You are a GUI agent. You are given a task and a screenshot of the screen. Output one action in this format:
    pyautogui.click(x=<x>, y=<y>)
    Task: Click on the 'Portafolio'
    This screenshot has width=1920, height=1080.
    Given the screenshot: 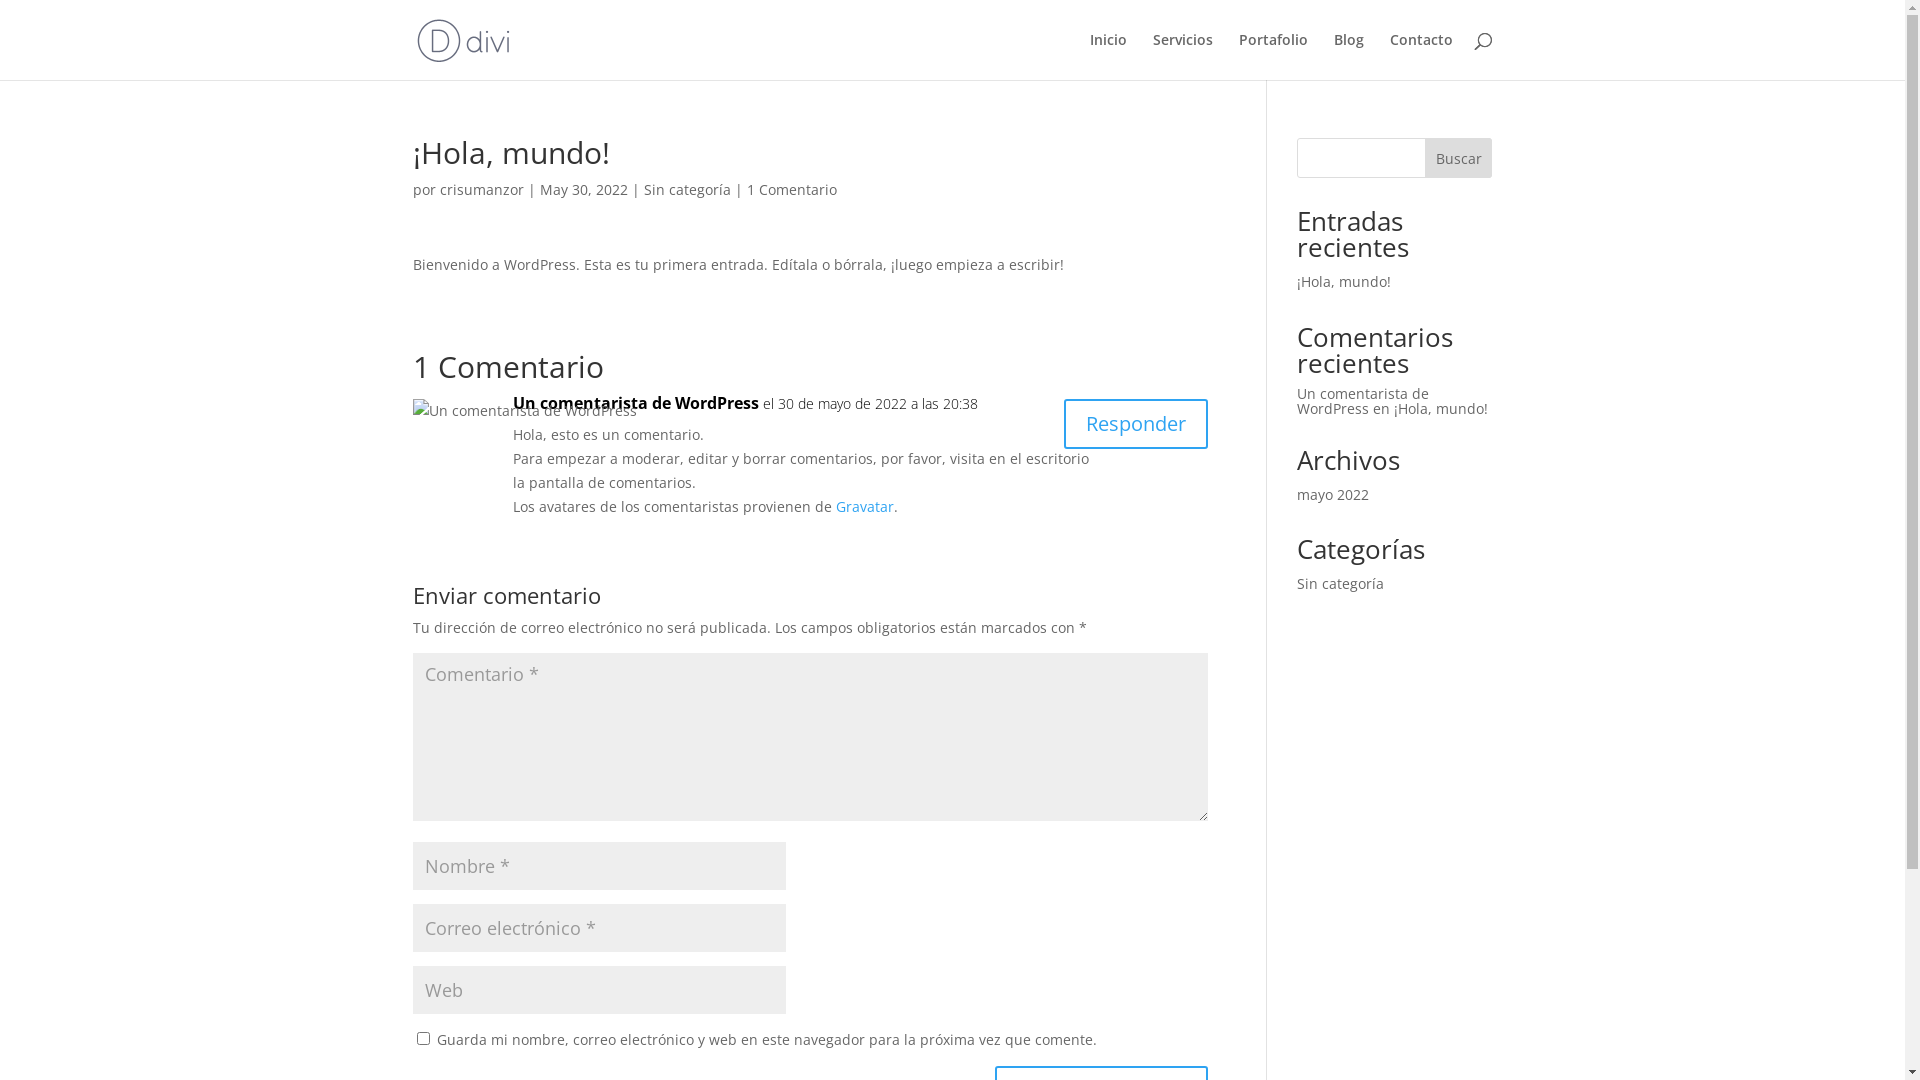 What is the action you would take?
    pyautogui.click(x=1271, y=55)
    